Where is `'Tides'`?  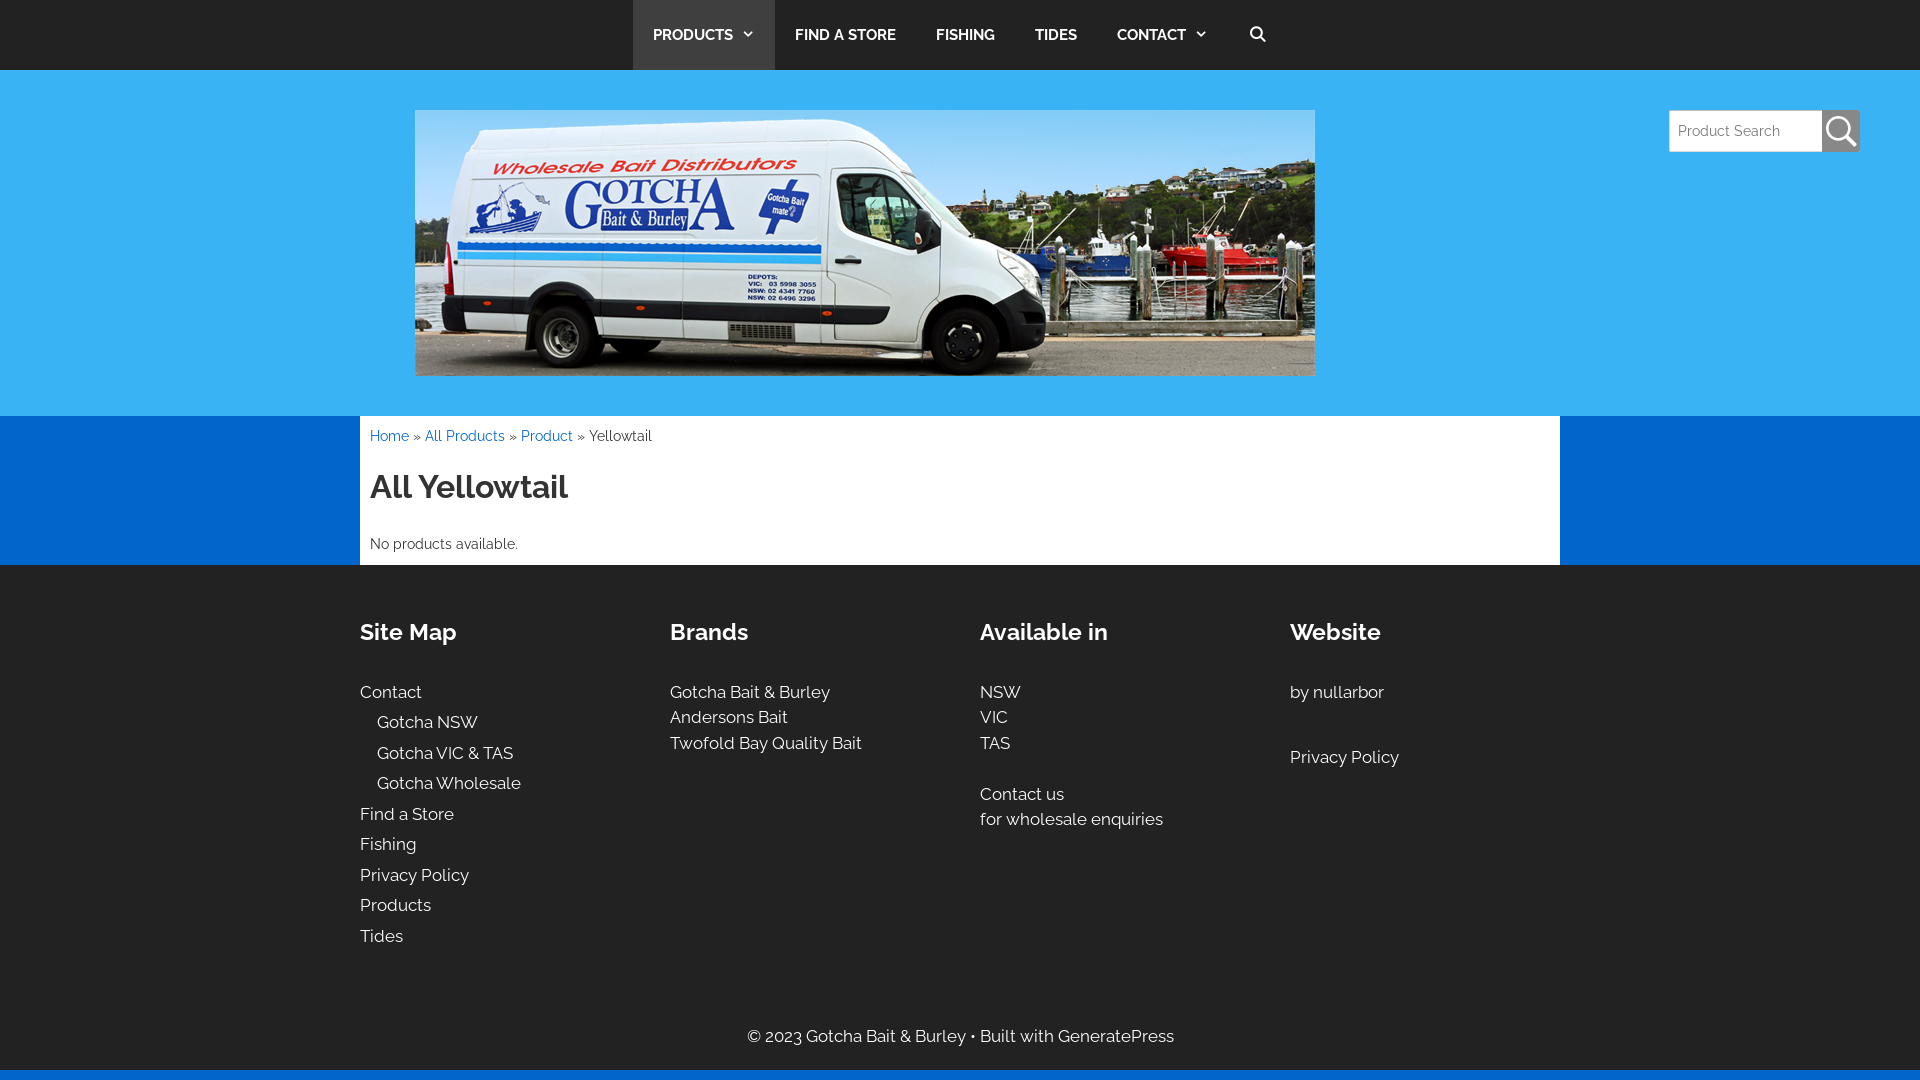 'Tides' is located at coordinates (381, 936).